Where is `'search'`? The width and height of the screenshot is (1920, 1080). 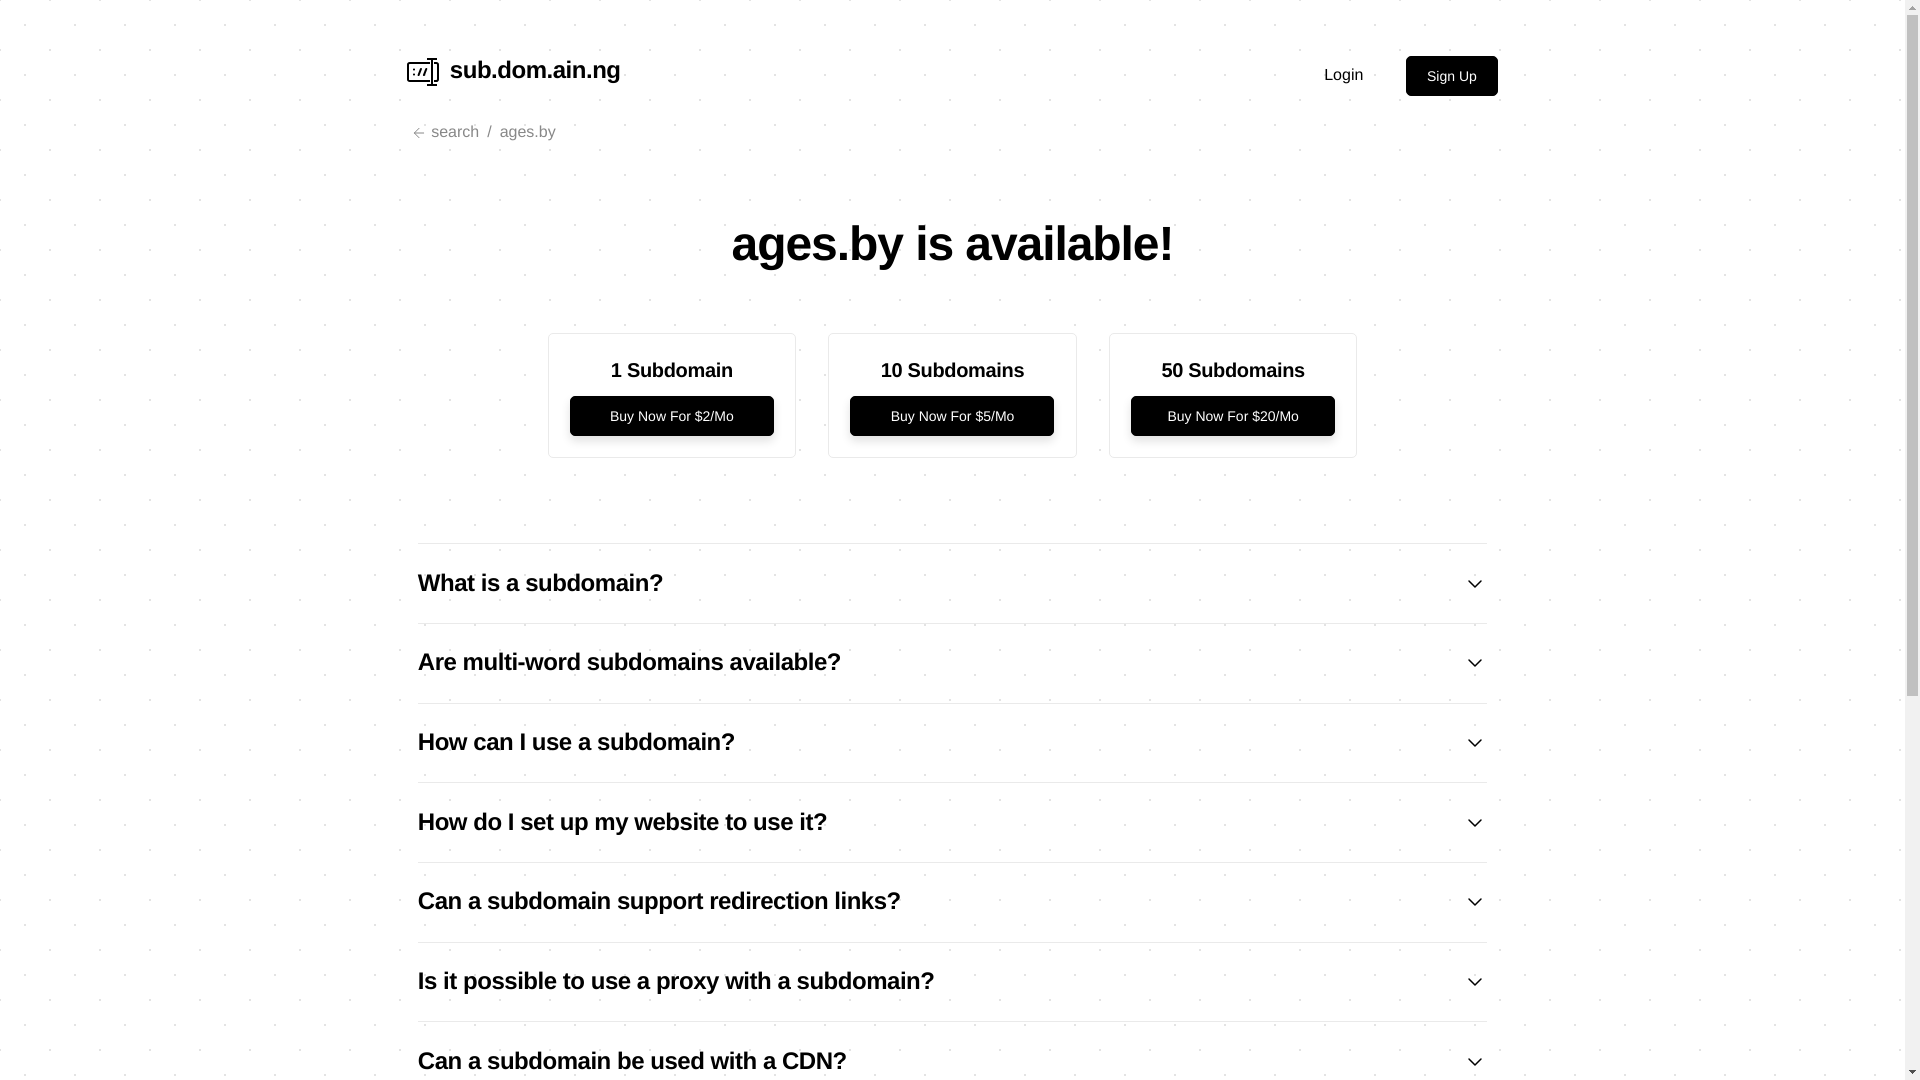 'search' is located at coordinates (406, 132).